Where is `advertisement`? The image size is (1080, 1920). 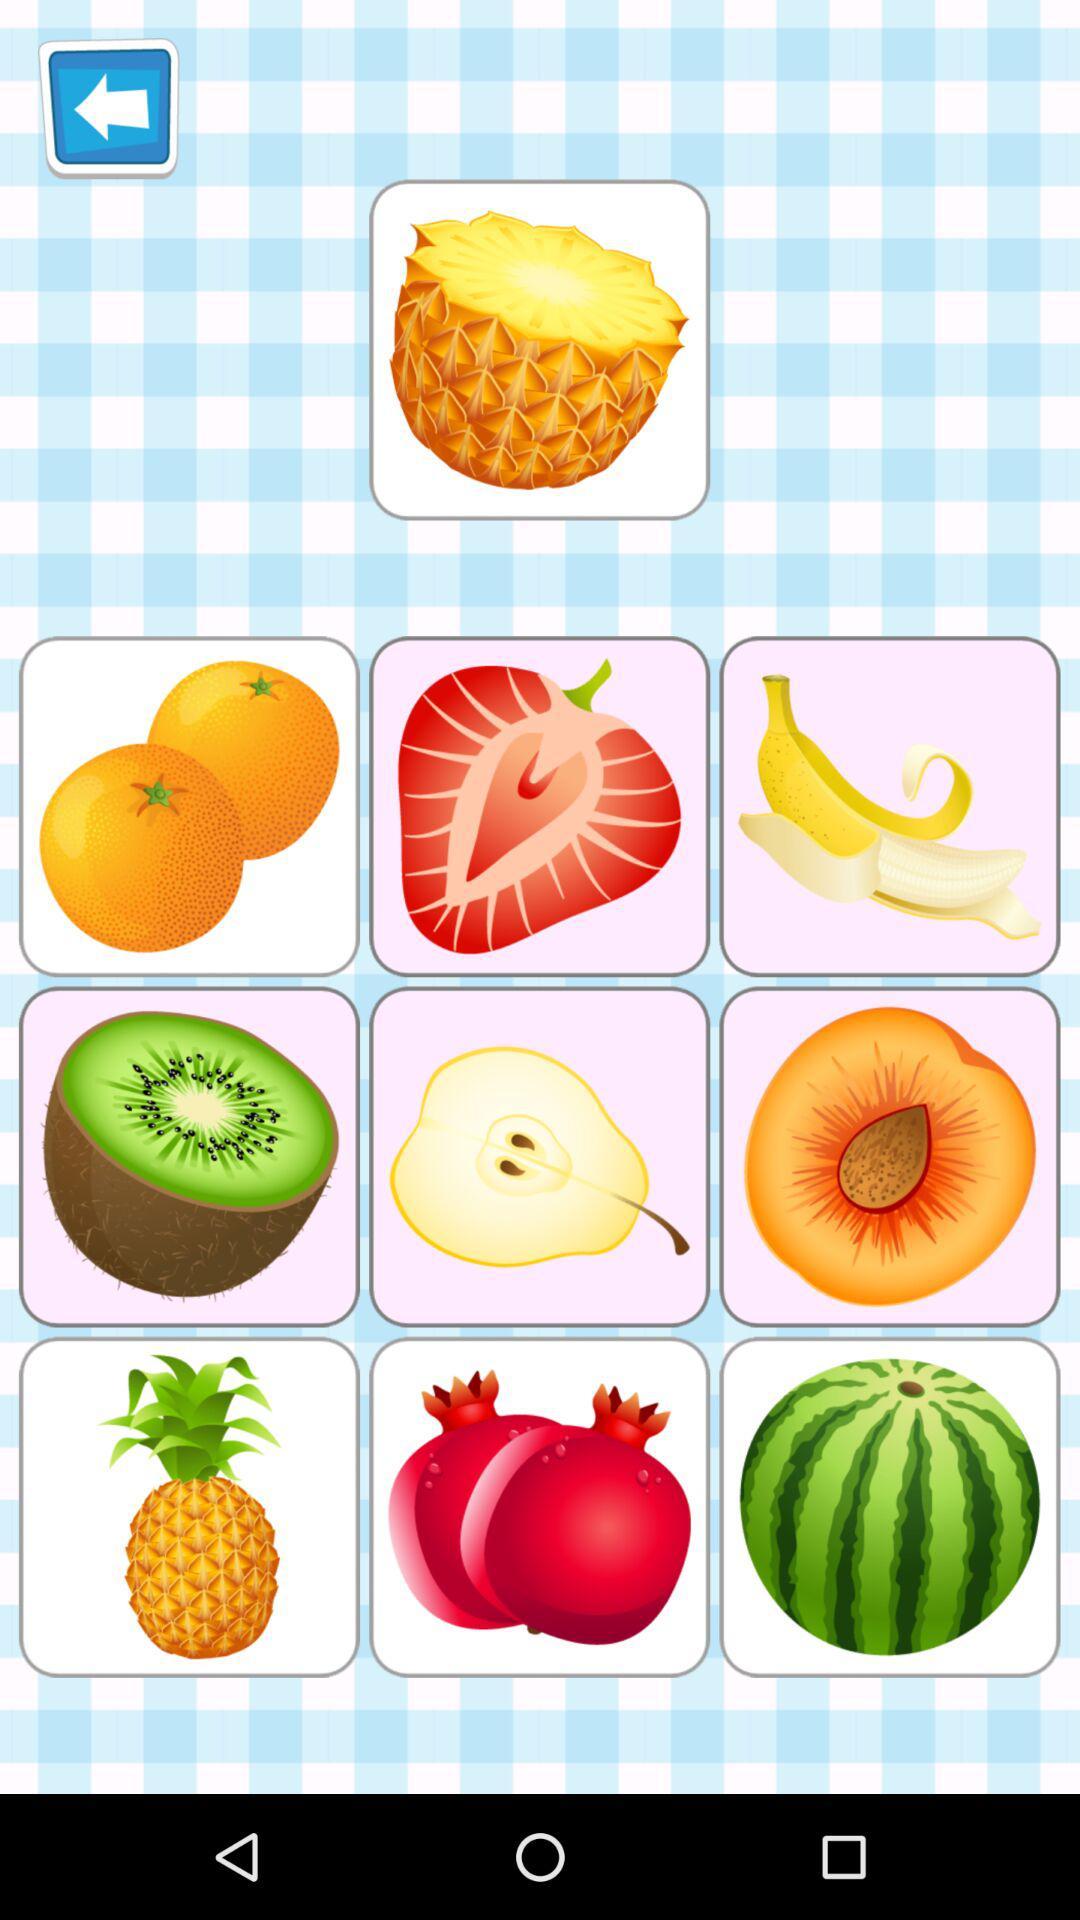 advertisement is located at coordinates (538, 349).